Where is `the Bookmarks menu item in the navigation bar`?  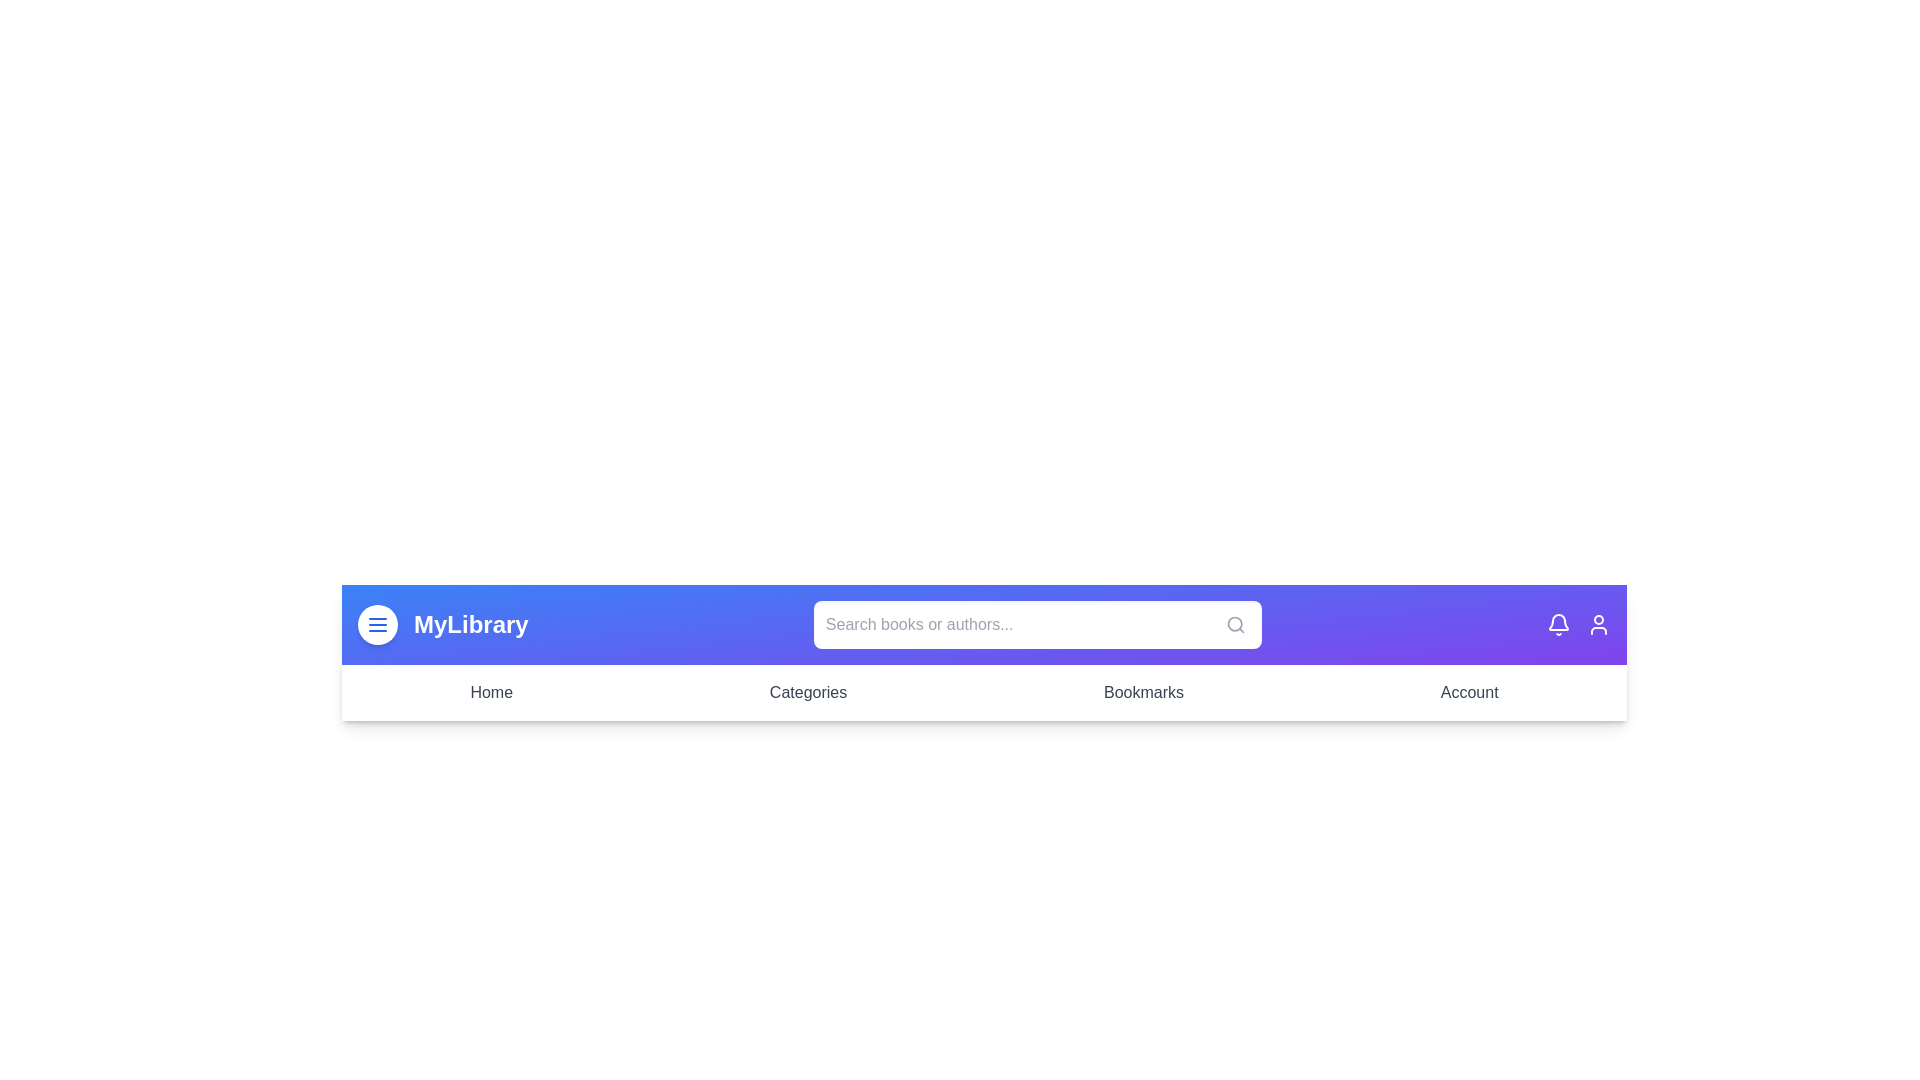
the Bookmarks menu item in the navigation bar is located at coordinates (1143, 692).